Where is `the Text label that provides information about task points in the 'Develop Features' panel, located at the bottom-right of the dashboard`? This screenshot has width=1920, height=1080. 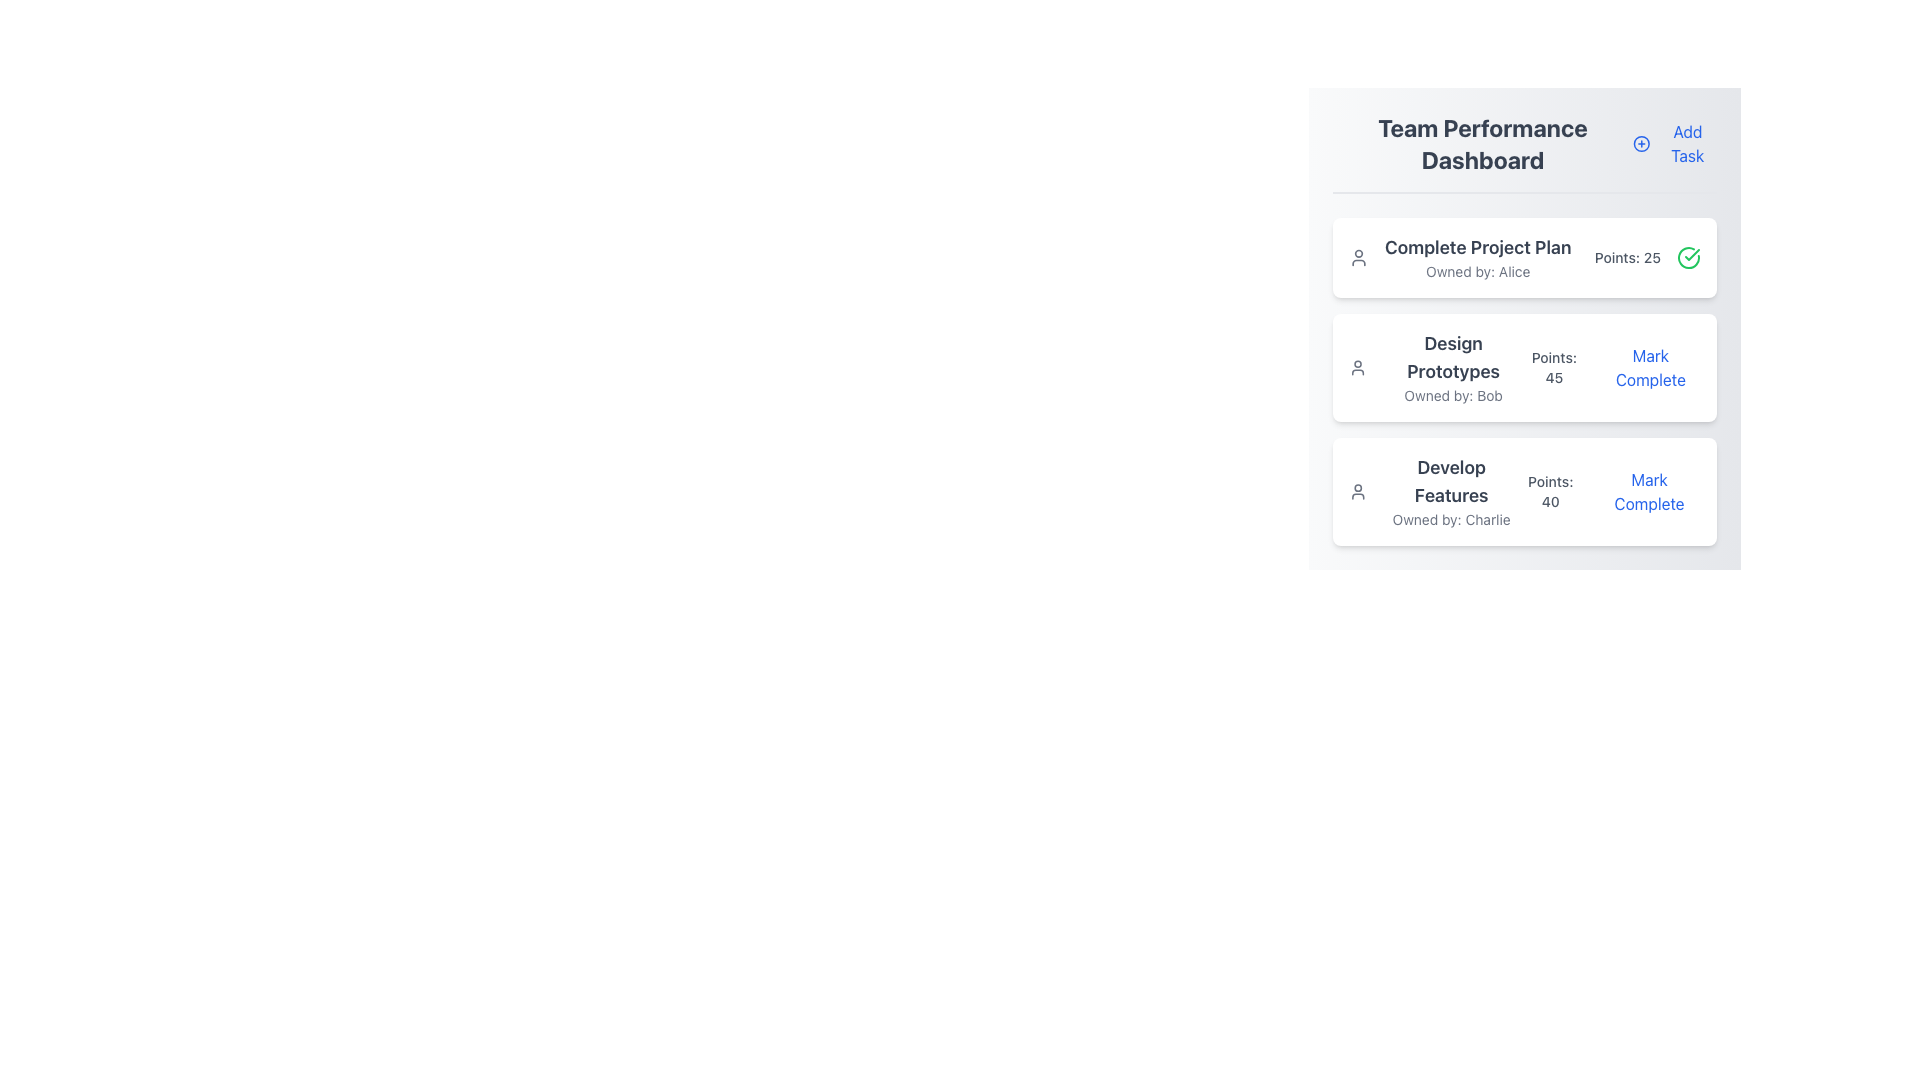
the Text label that provides information about task points in the 'Develop Features' panel, located at the bottom-right of the dashboard is located at coordinates (1549, 492).